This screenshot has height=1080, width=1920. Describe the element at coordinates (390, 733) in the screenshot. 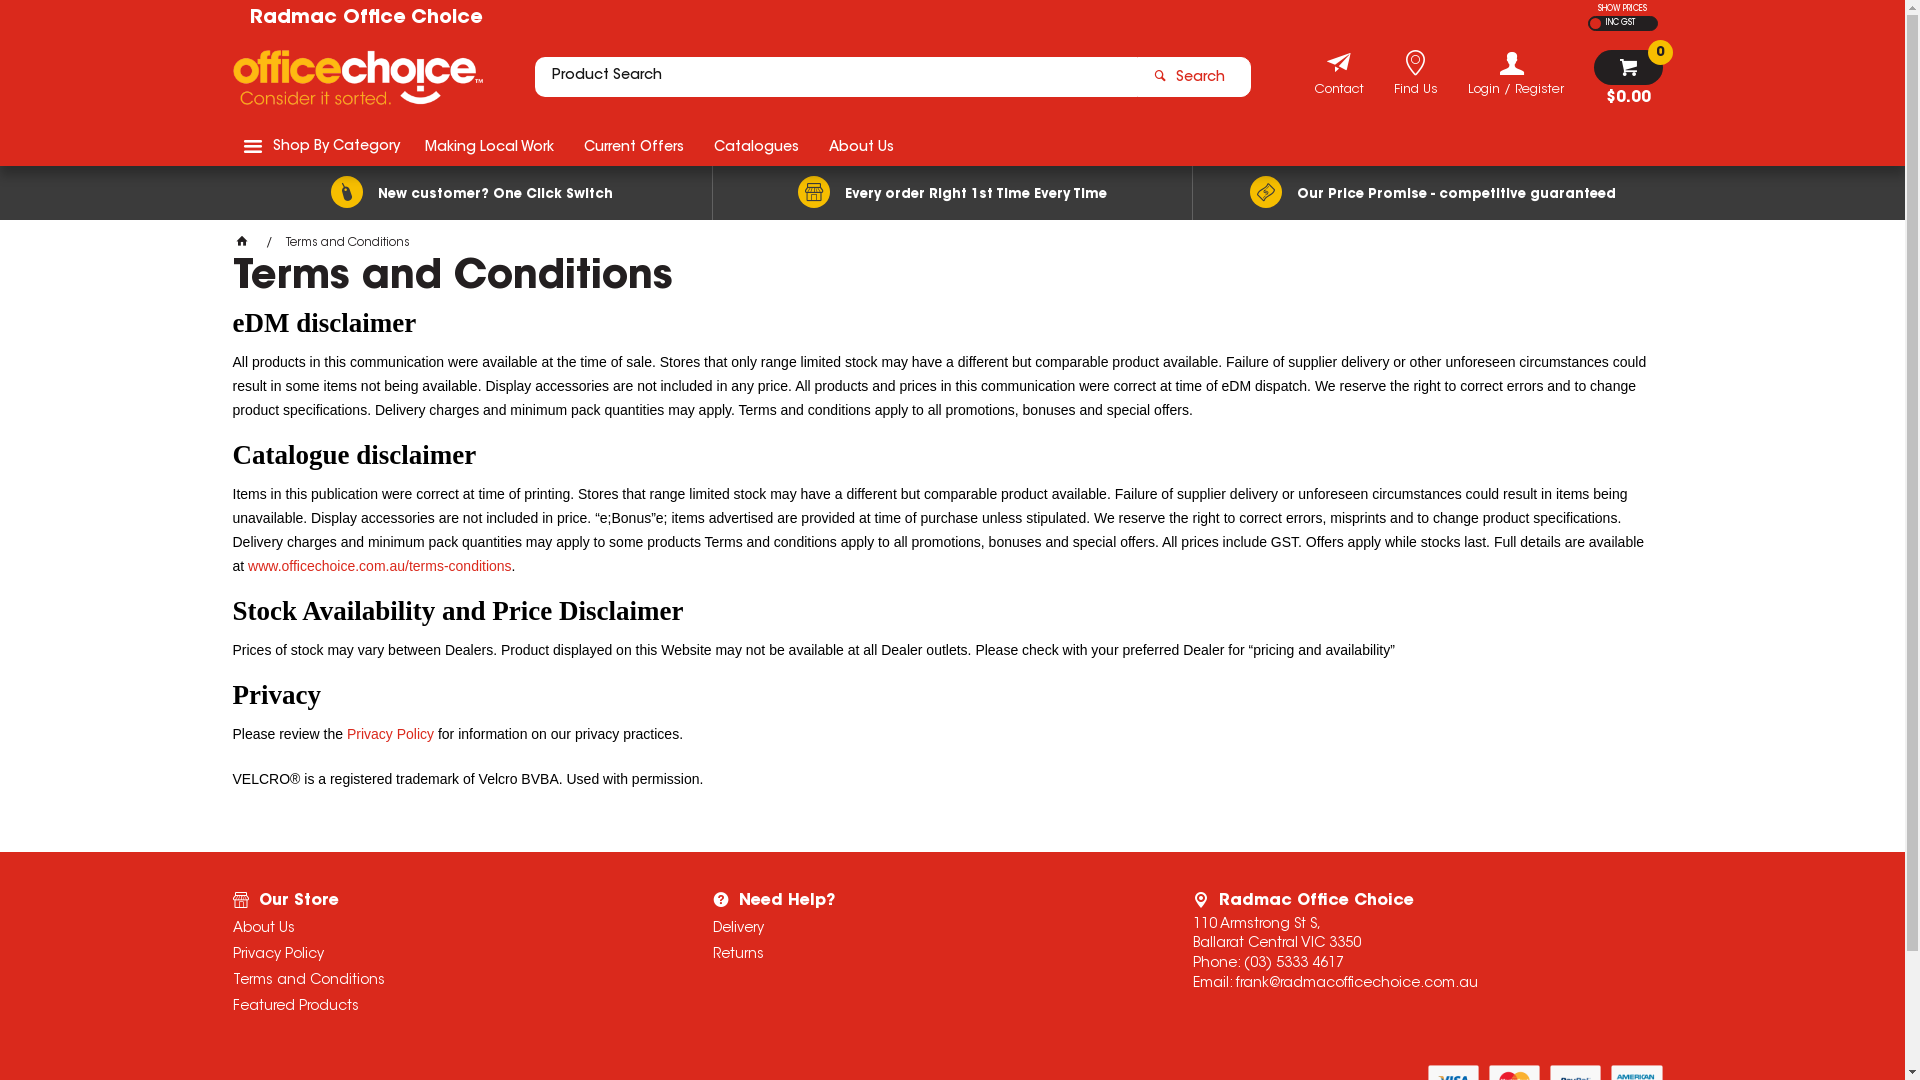

I see `'Privacy Policy'` at that location.